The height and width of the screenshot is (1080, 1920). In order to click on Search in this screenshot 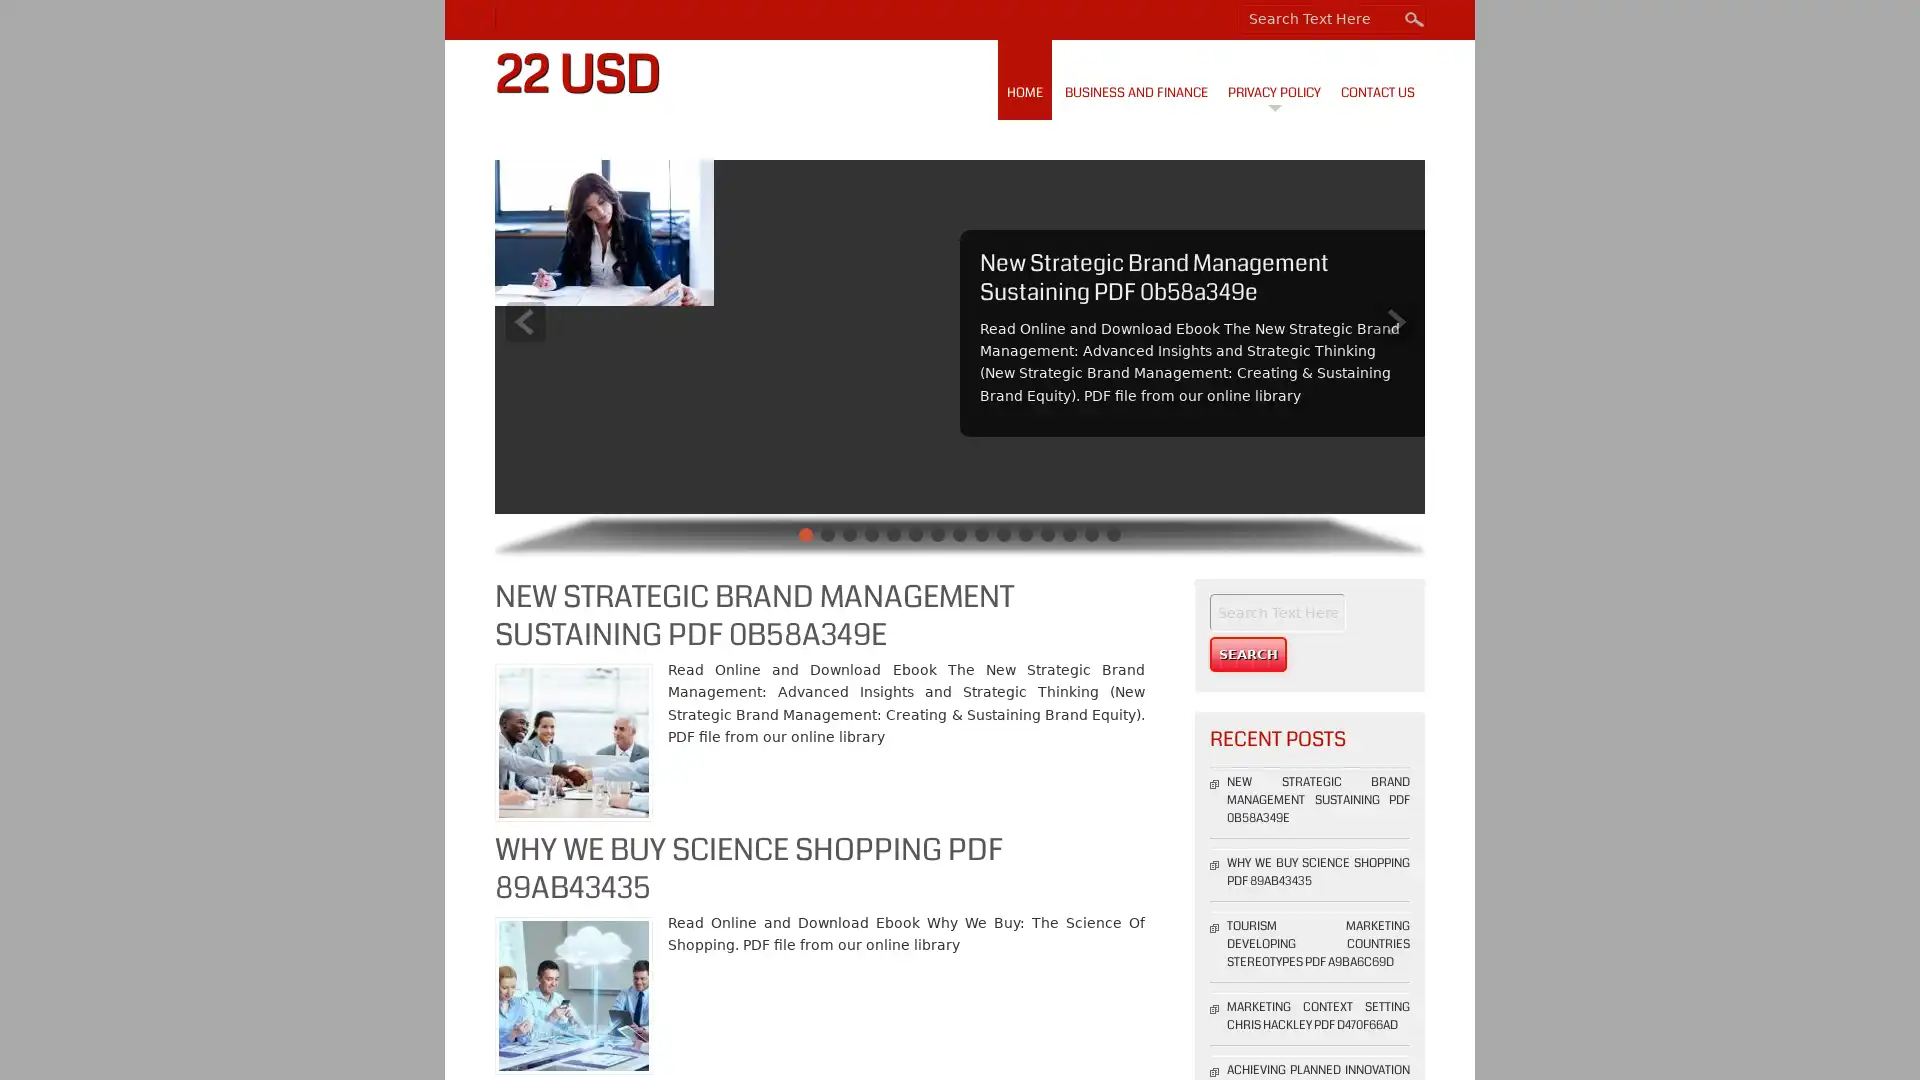, I will do `click(1247, 654)`.